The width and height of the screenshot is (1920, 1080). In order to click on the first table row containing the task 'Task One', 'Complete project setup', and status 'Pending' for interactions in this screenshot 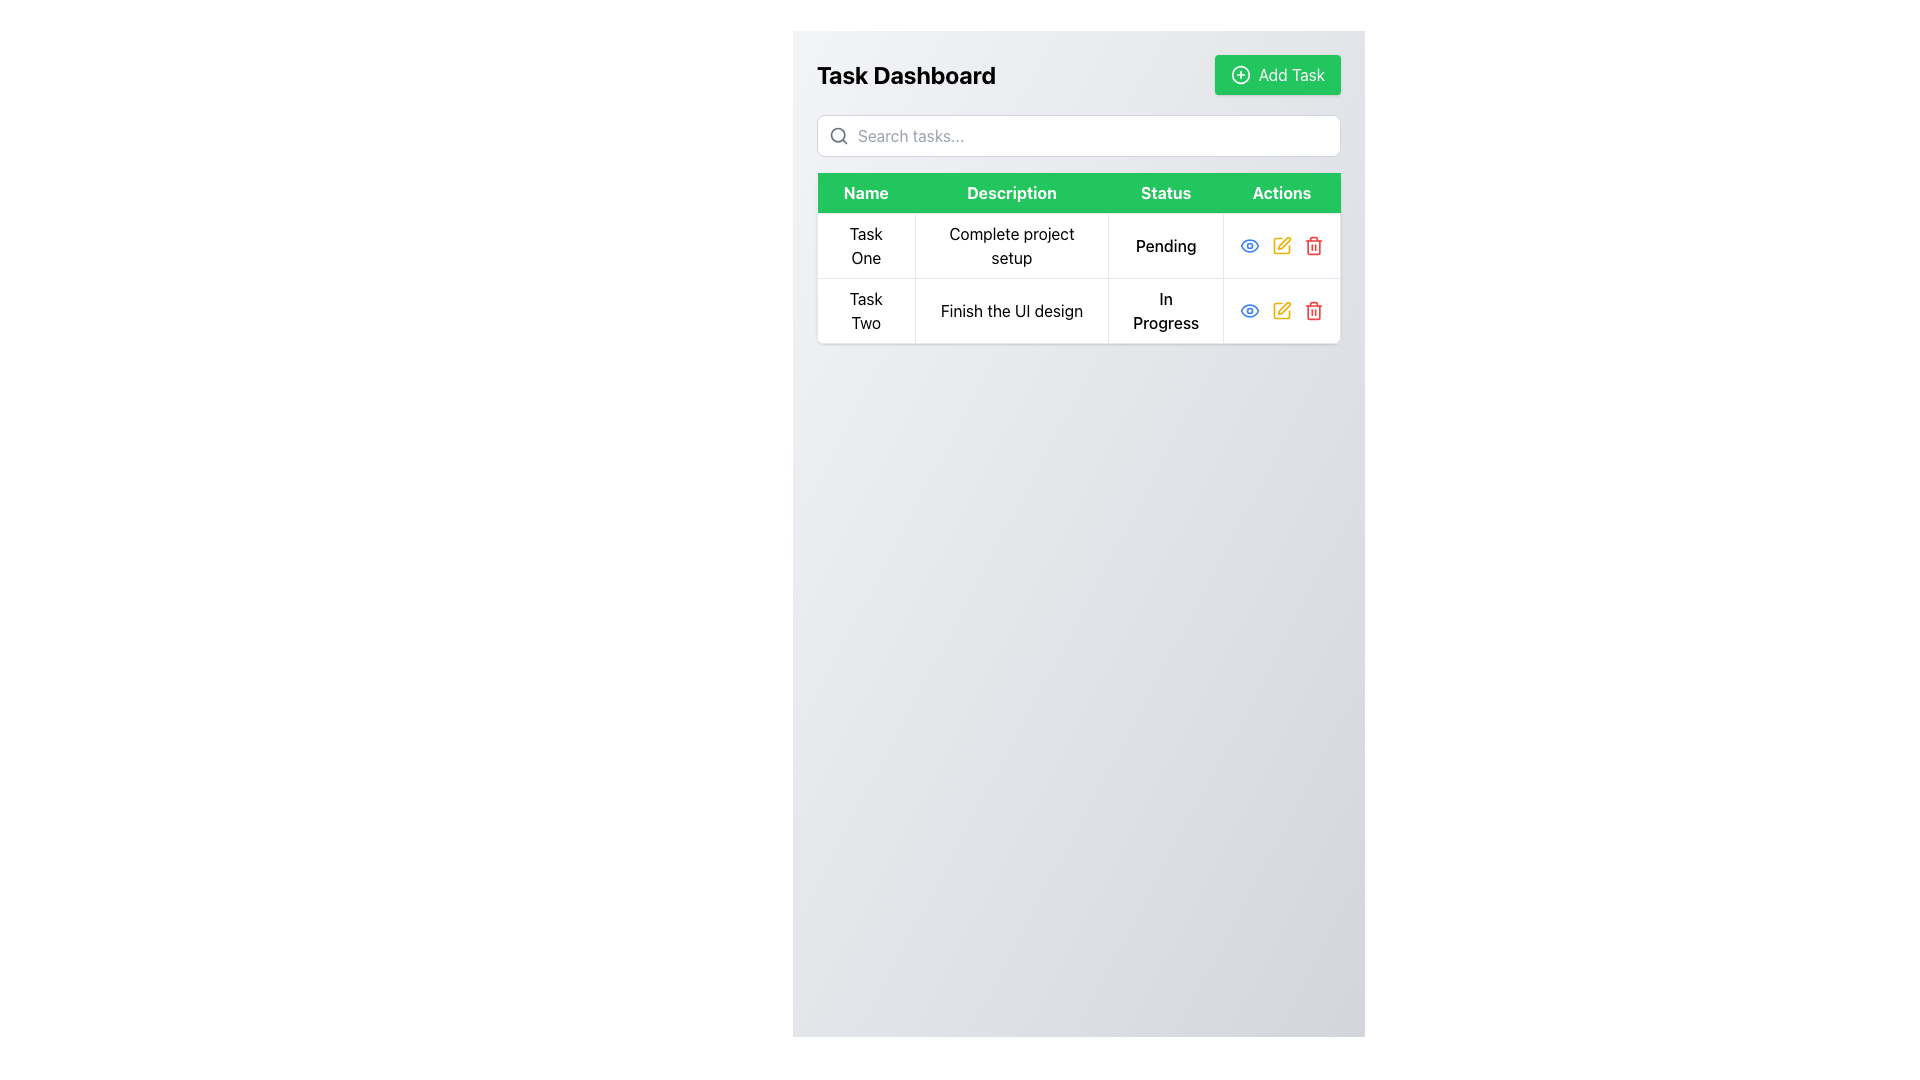, I will do `click(1078, 245)`.